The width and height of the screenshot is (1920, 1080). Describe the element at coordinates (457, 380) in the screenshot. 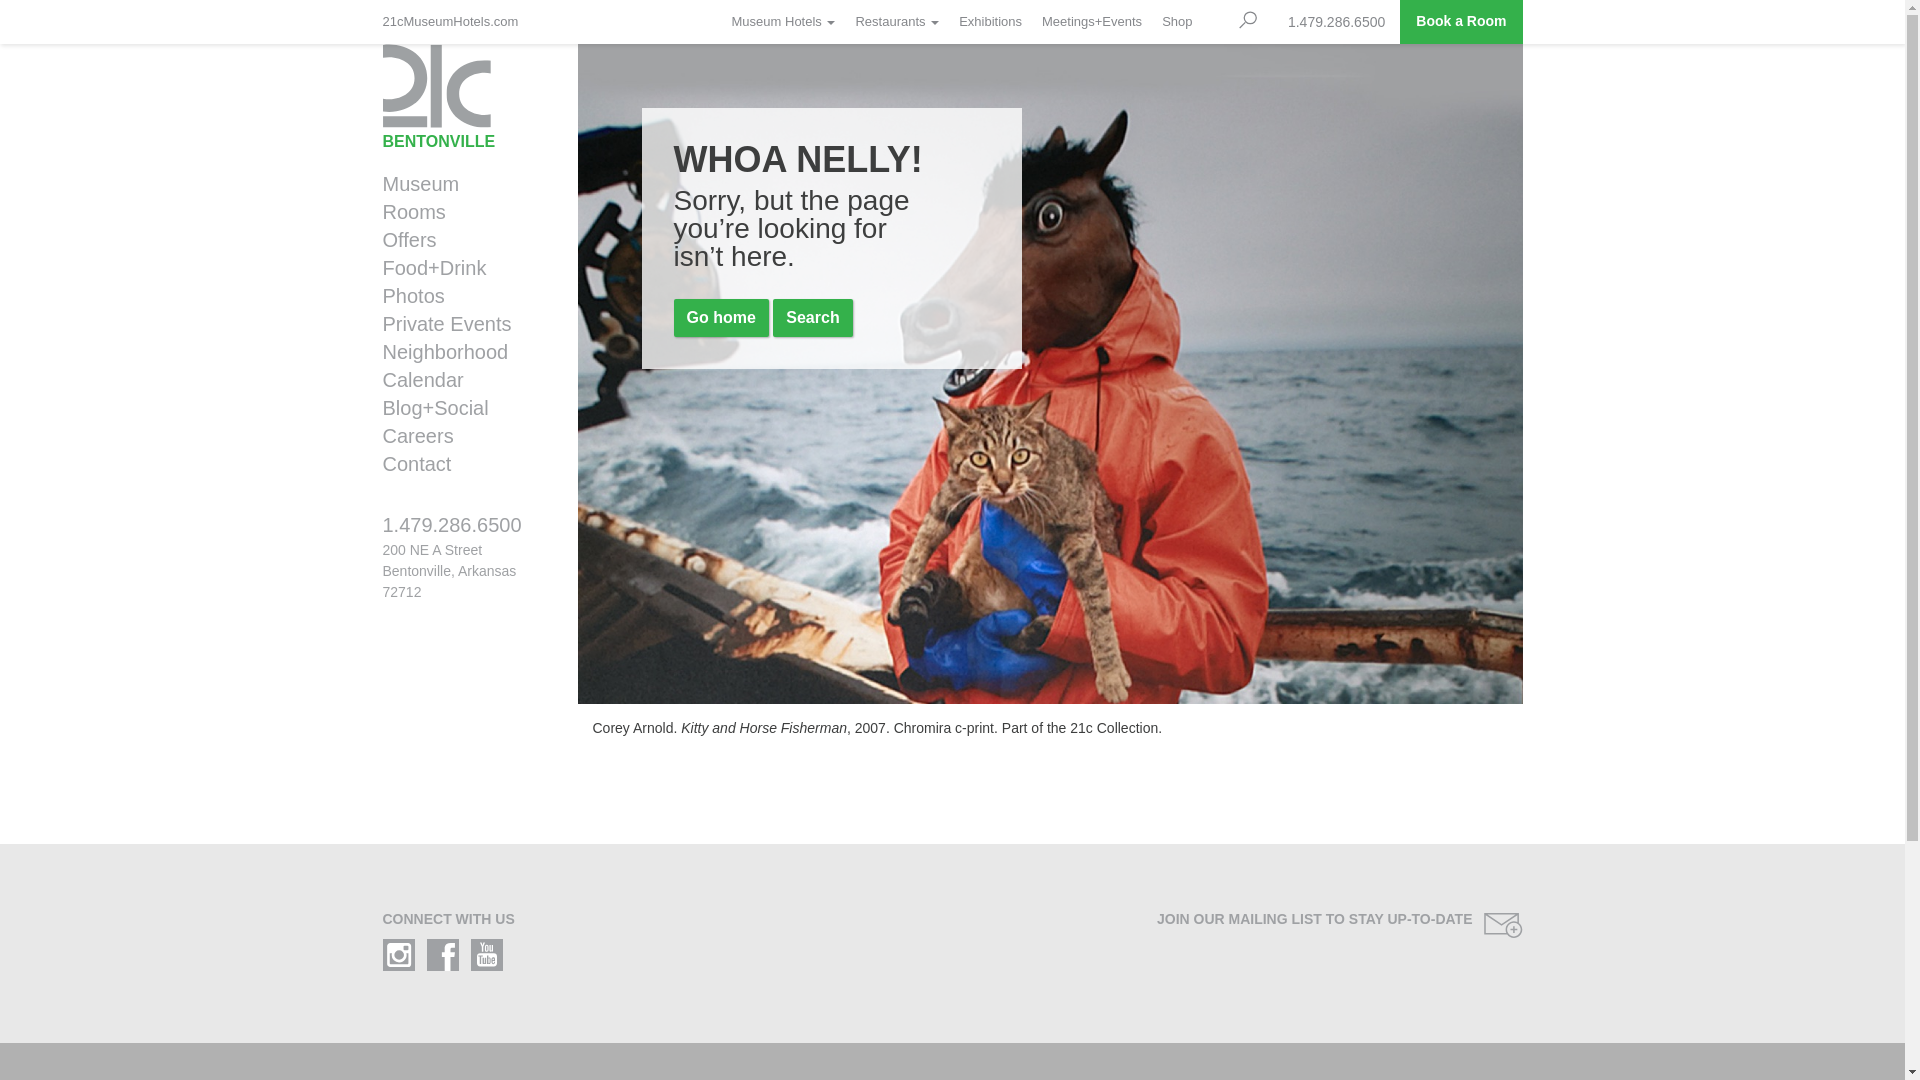

I see `'Calendar'` at that location.